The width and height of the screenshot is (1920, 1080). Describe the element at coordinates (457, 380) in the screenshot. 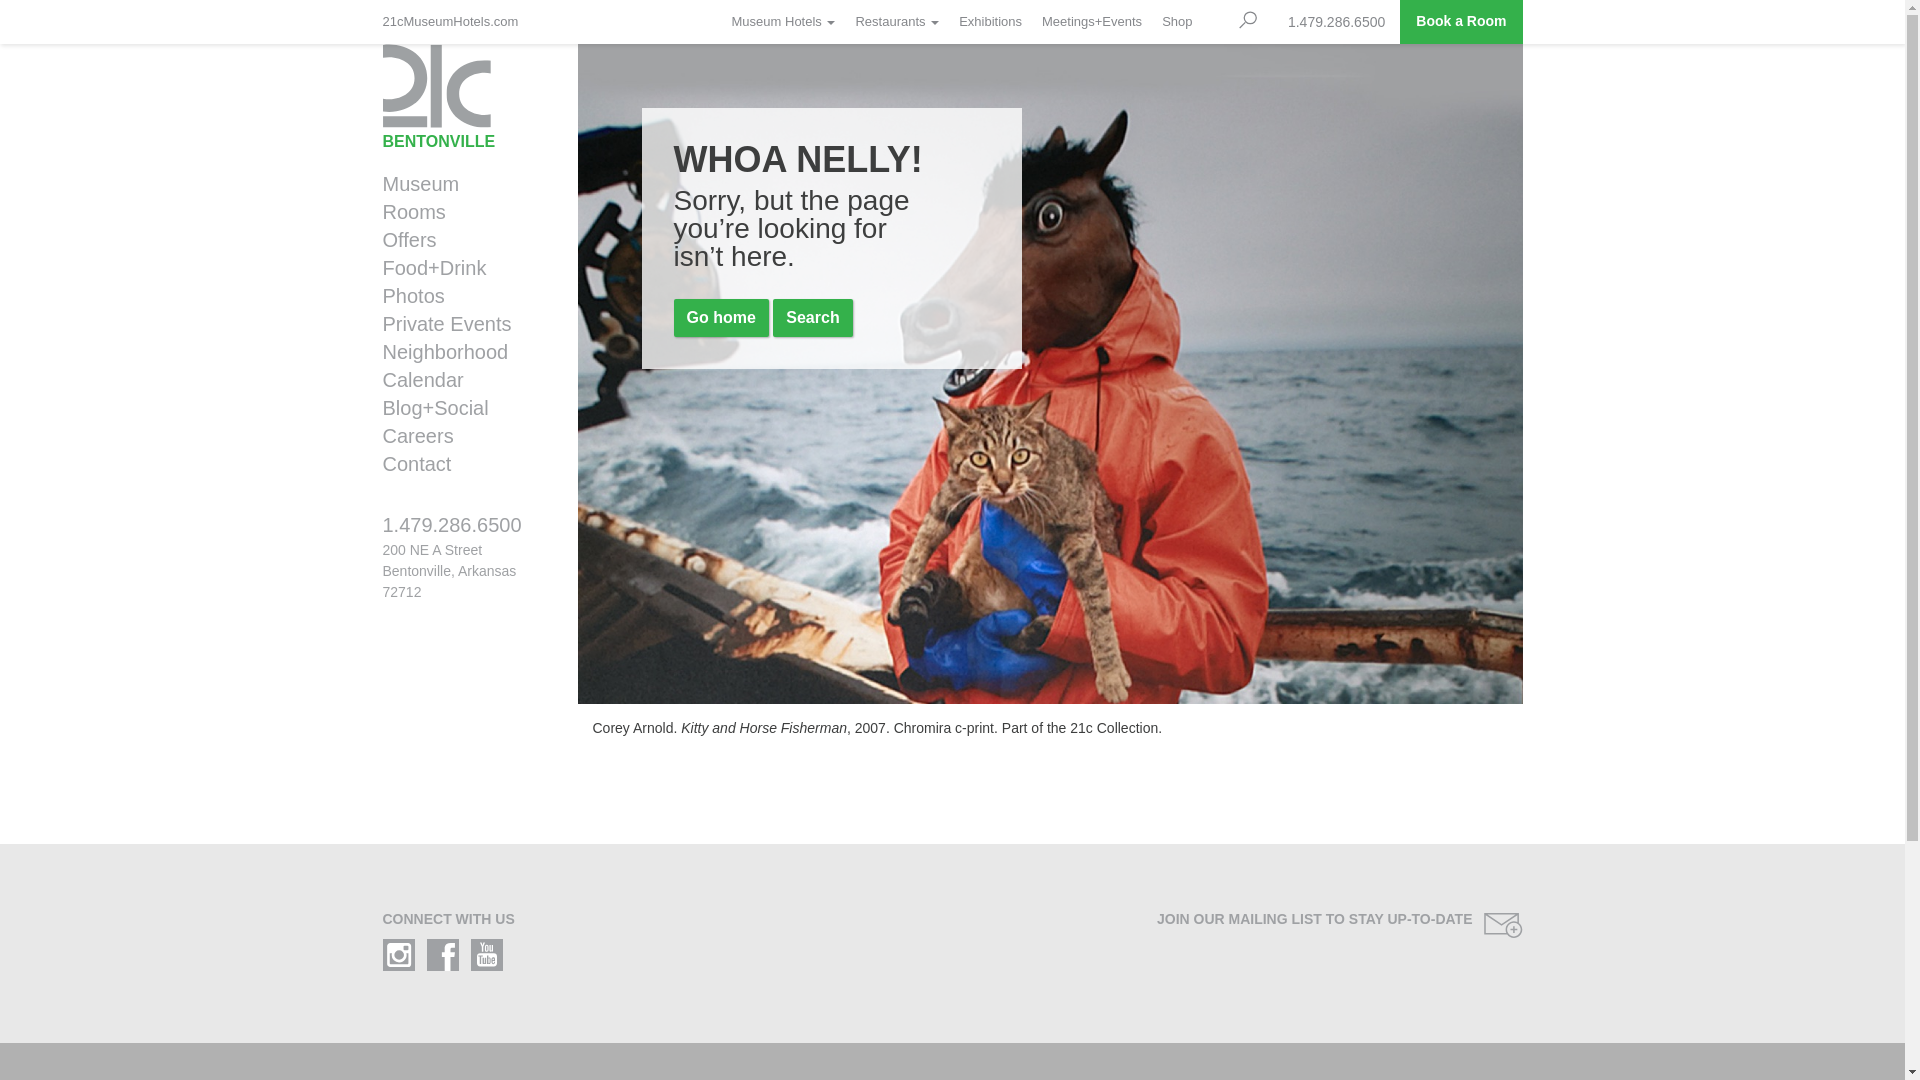

I see `'Calendar'` at that location.